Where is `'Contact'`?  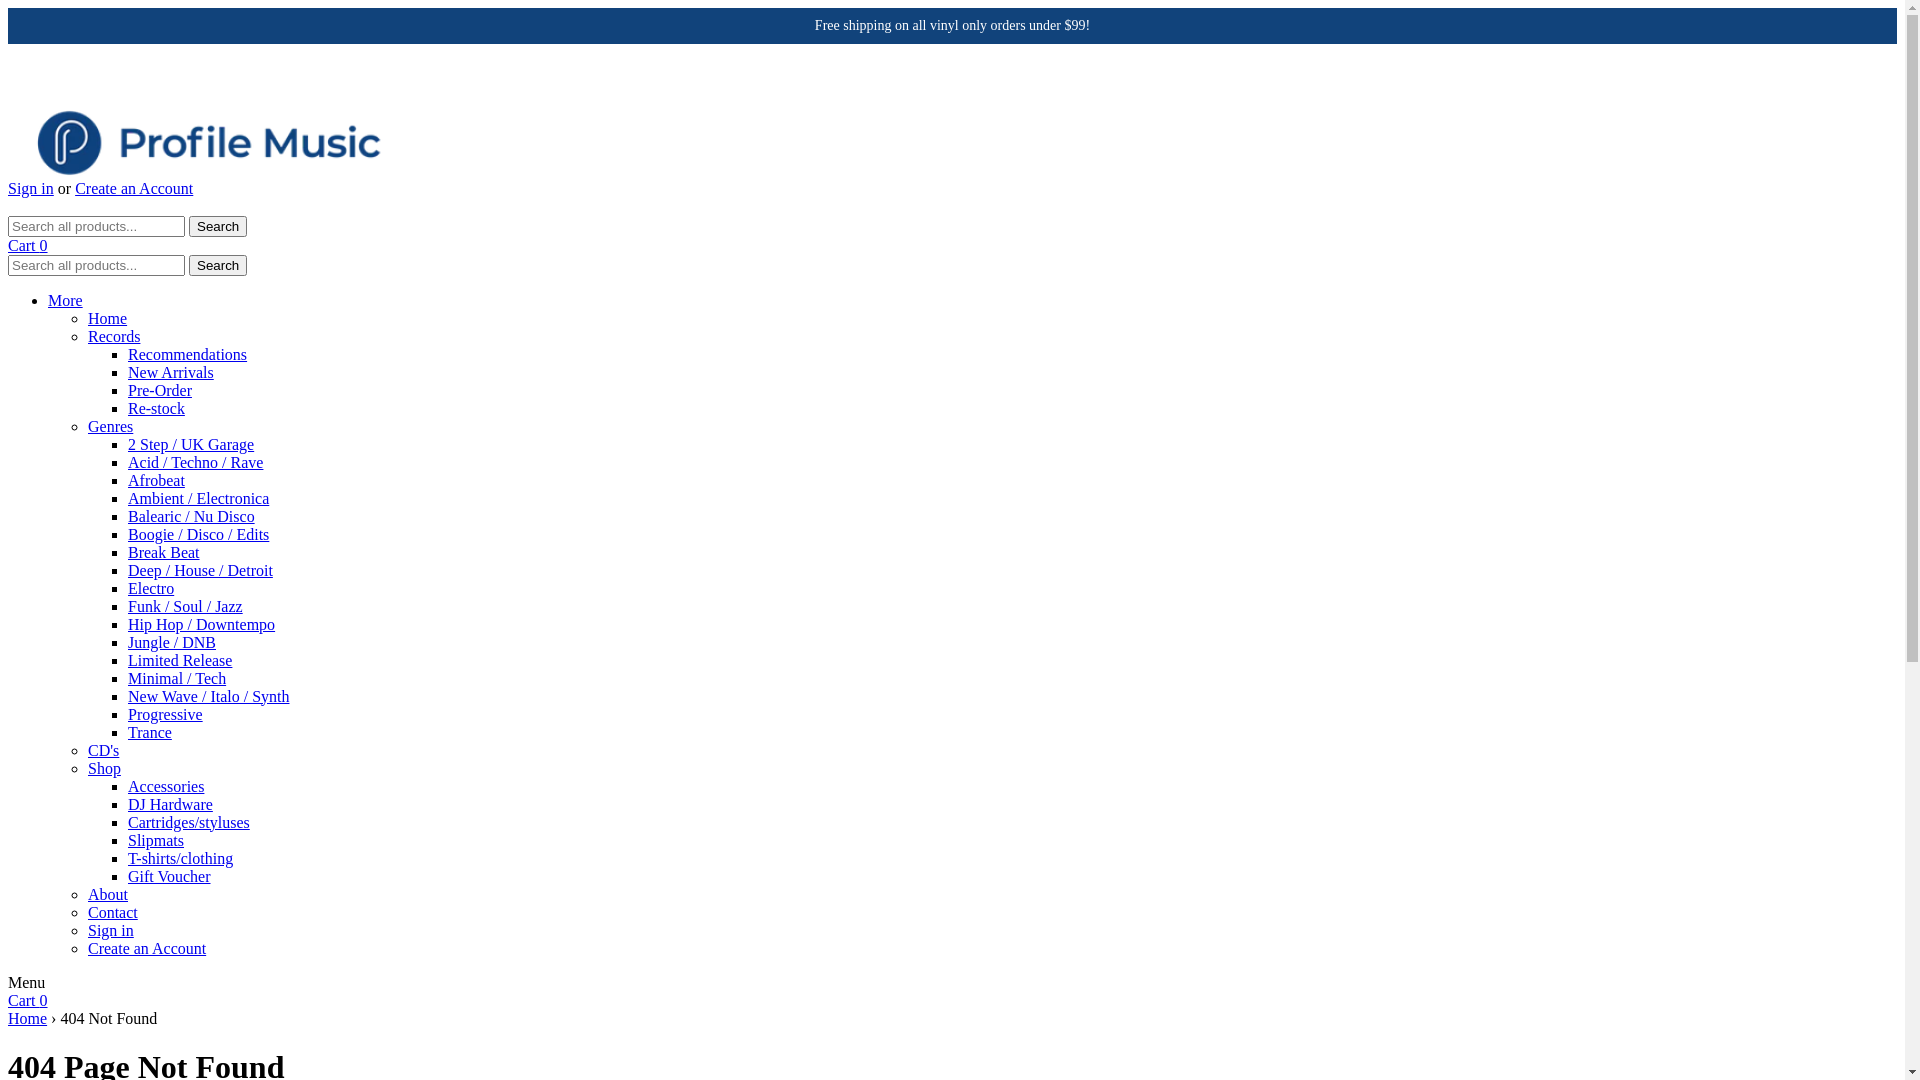 'Contact' is located at coordinates (86, 912).